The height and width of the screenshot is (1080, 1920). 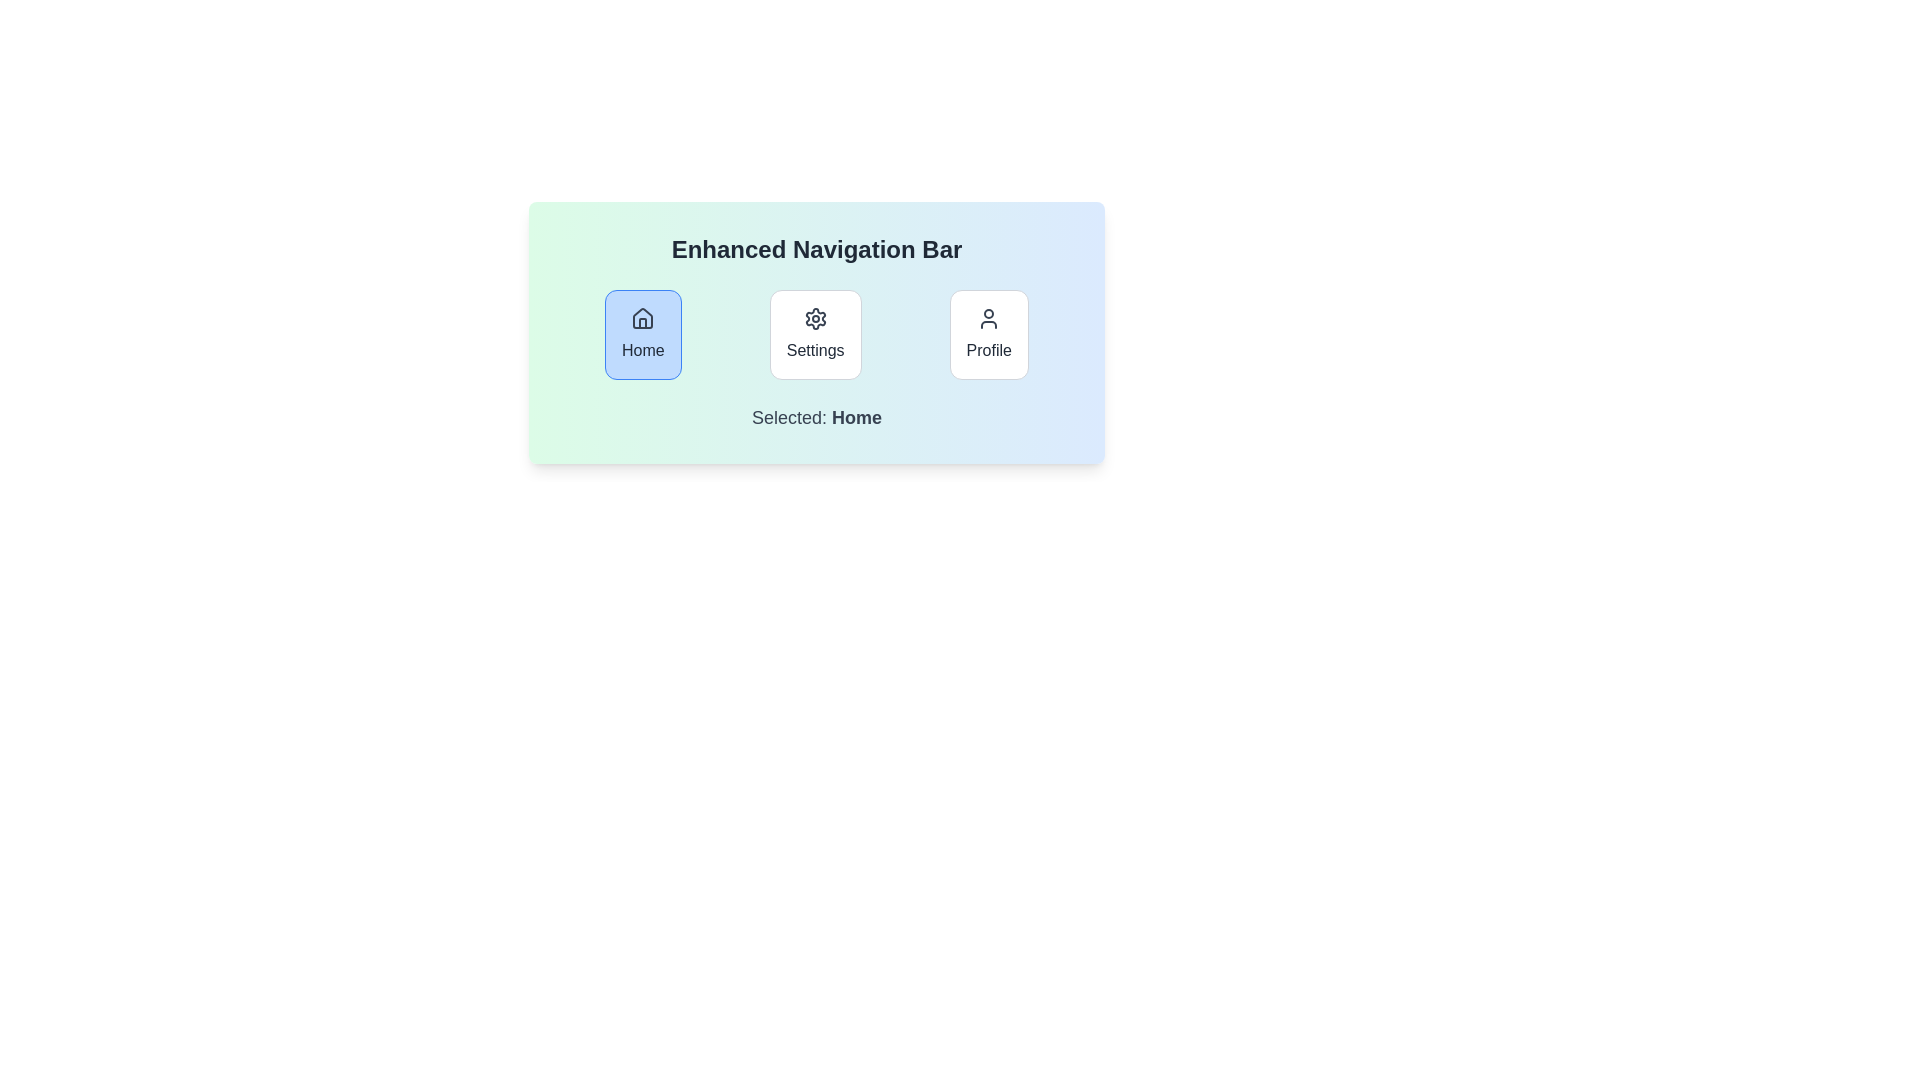 What do you see at coordinates (989, 350) in the screenshot?
I see `the 'Profile' text label in the navigation menu which is located beneath the person icon` at bounding box center [989, 350].